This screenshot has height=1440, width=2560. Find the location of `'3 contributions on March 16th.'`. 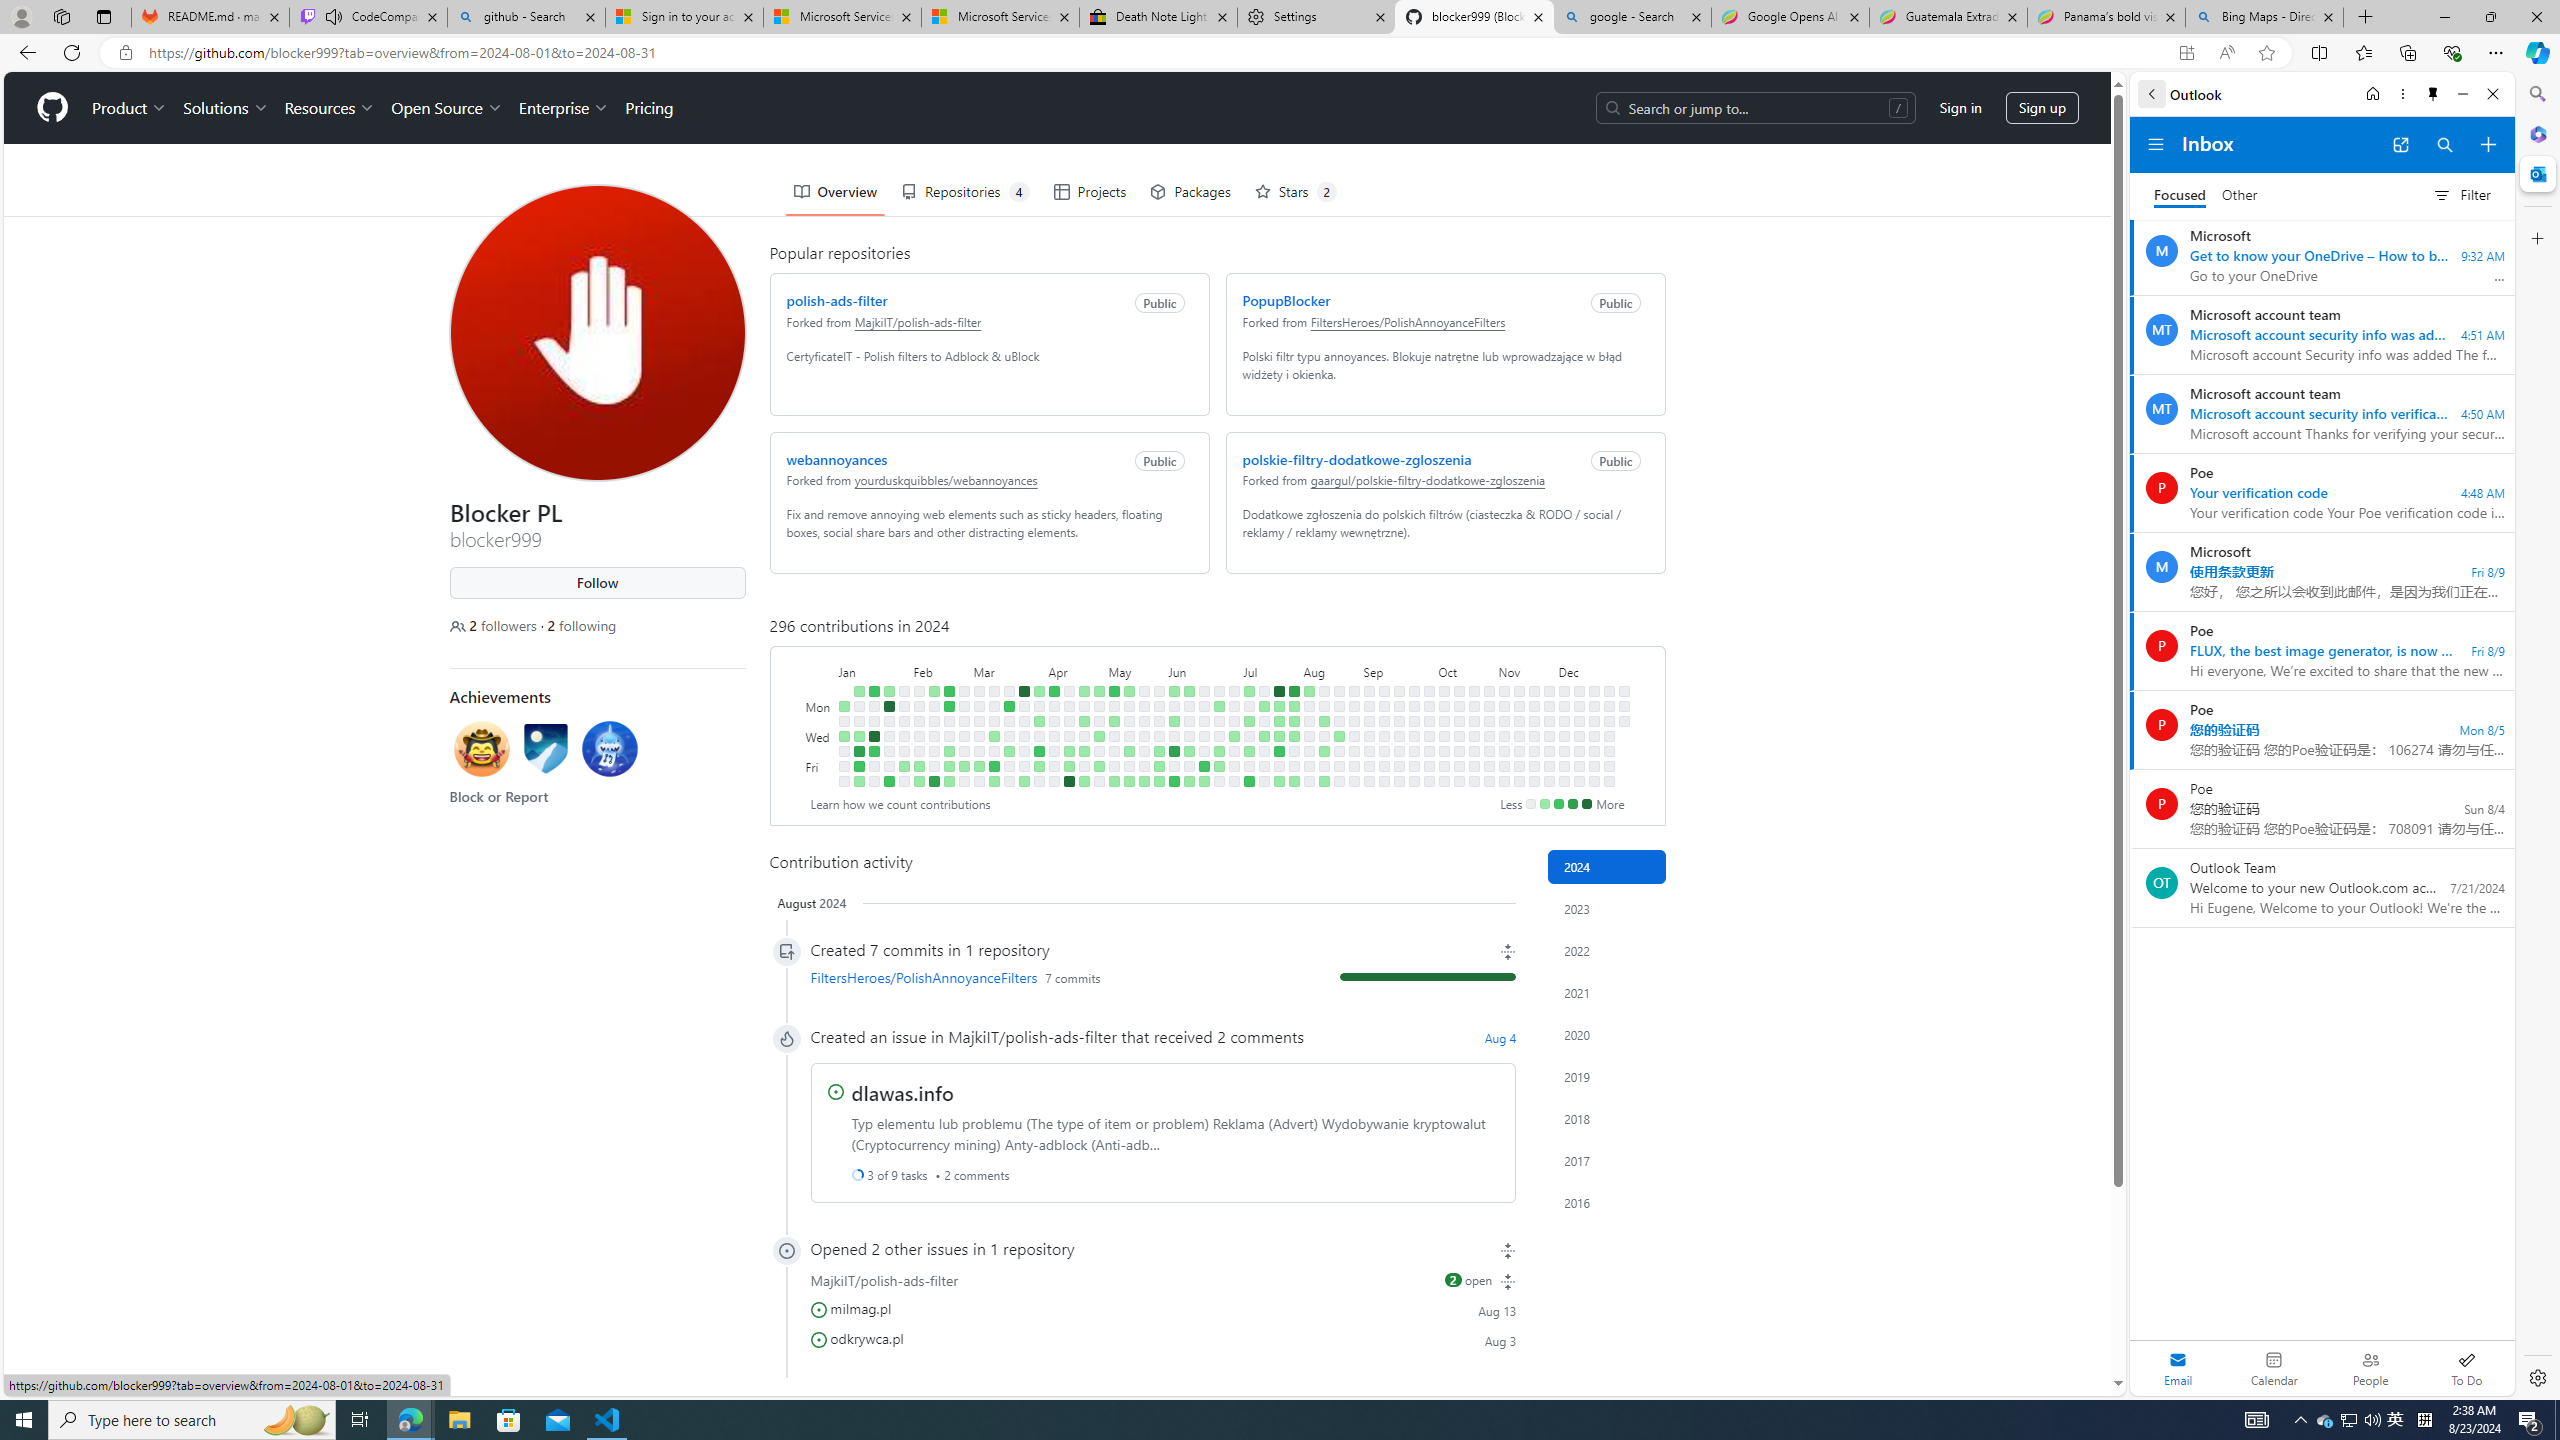

'3 contributions on March 16th.' is located at coordinates (994, 781).